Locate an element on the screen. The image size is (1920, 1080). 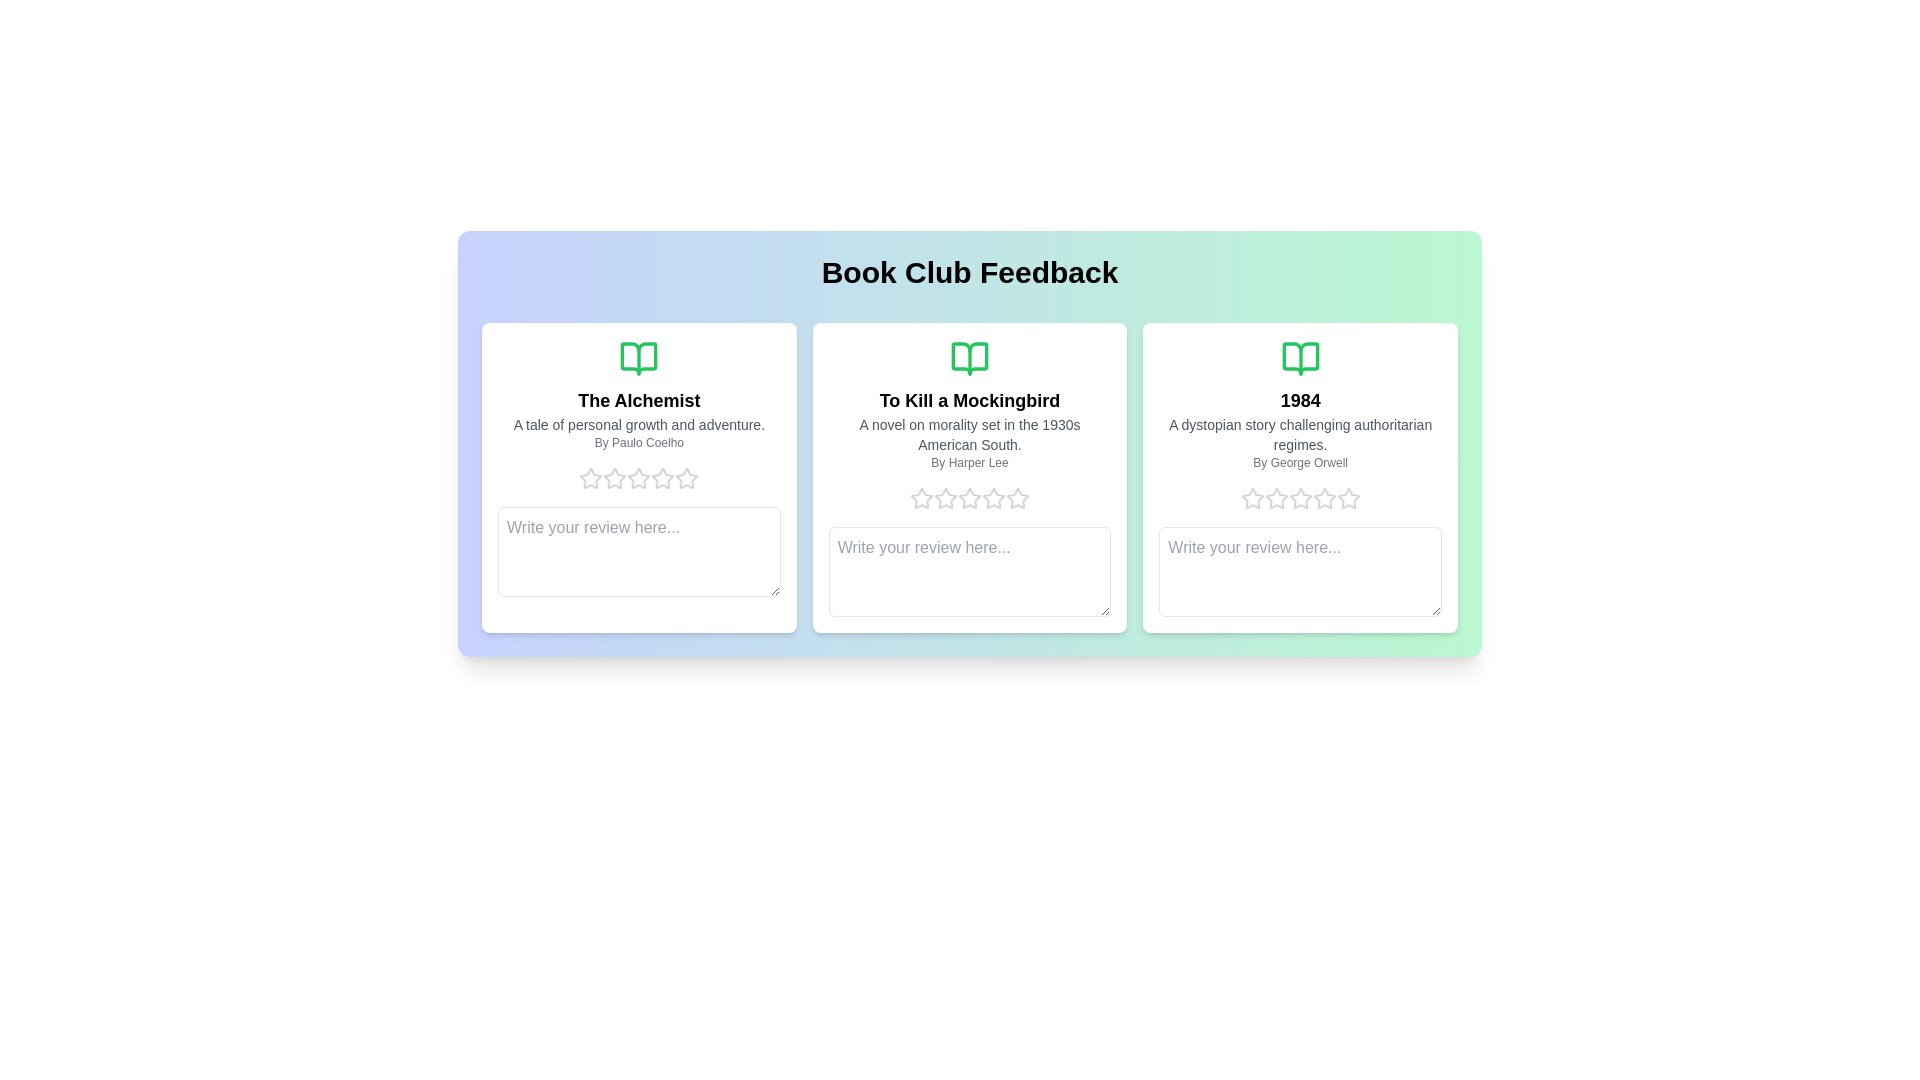
text label displaying the title 'The Alchemist' located at the center of the top third of the leftmost card in a grid layout is located at coordinates (638, 401).